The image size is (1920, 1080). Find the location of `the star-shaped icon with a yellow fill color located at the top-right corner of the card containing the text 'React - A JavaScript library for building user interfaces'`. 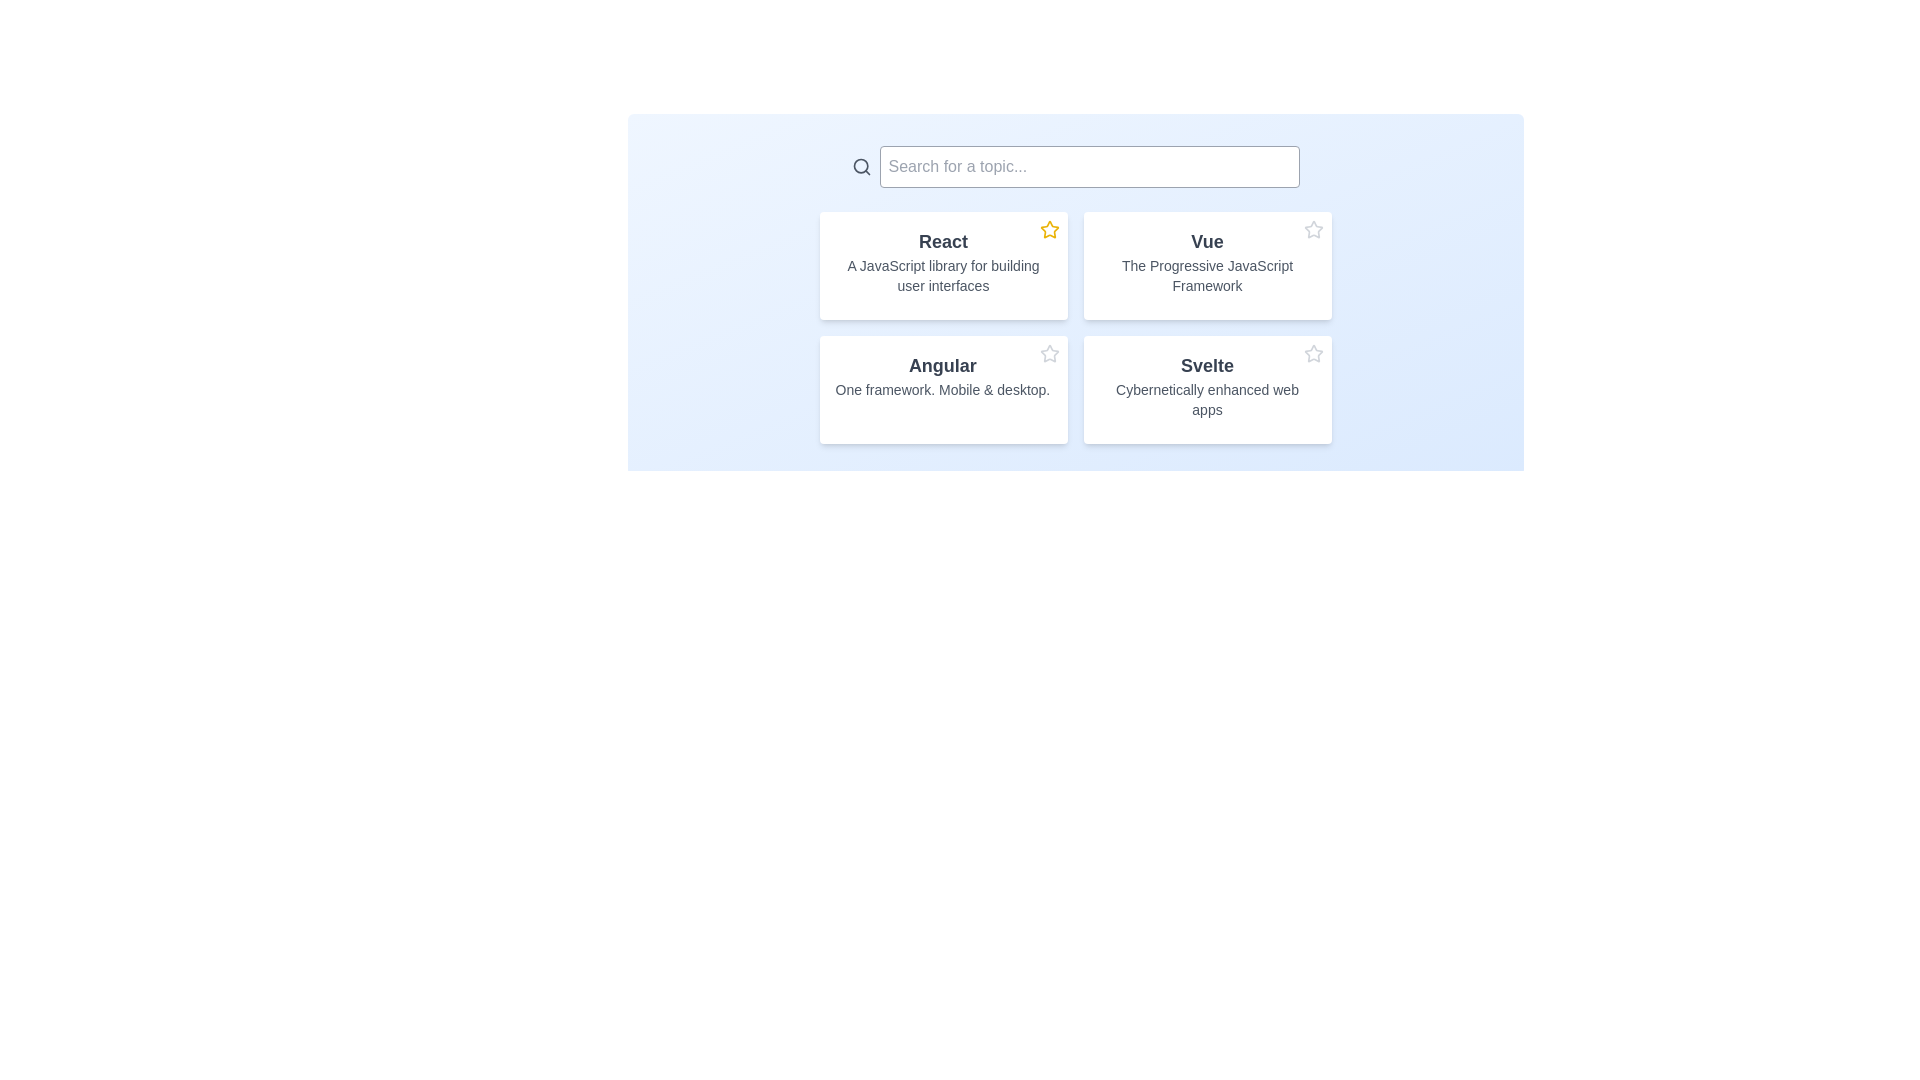

the star-shaped icon with a yellow fill color located at the top-right corner of the card containing the text 'React - A JavaScript library for building user interfaces' is located at coordinates (1048, 229).